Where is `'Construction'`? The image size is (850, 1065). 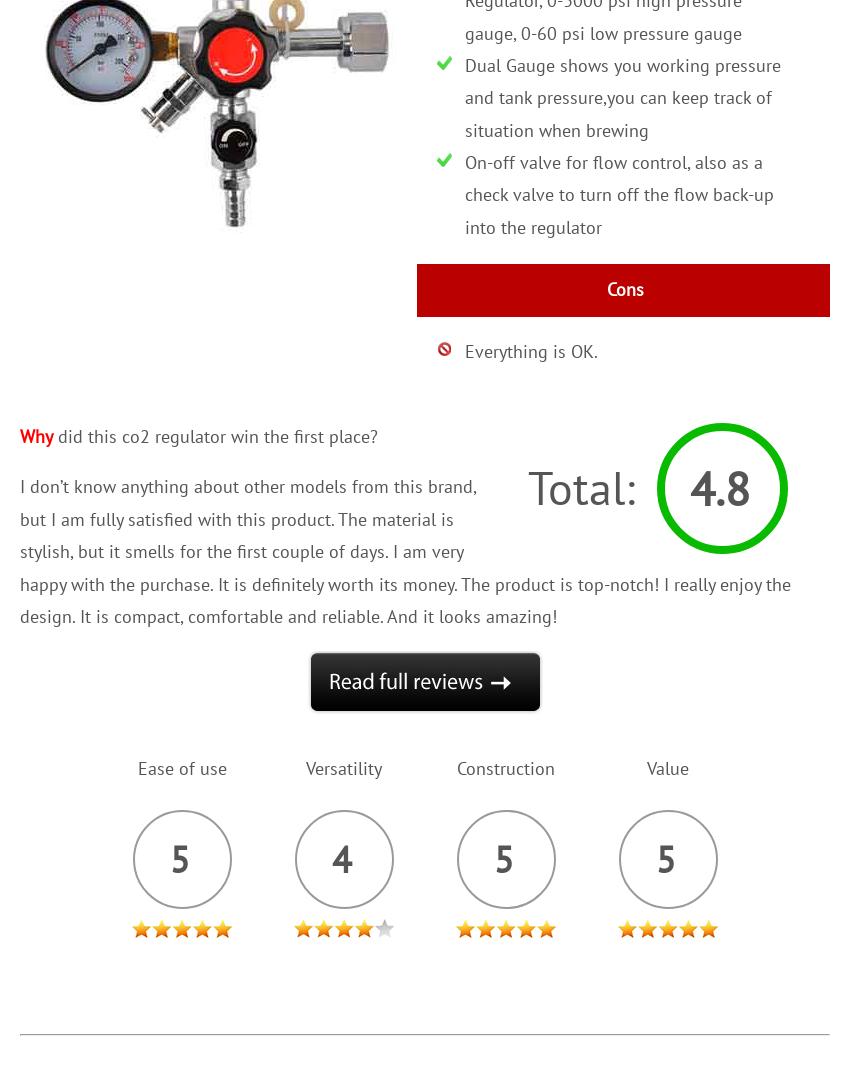
'Construction' is located at coordinates (455, 767).